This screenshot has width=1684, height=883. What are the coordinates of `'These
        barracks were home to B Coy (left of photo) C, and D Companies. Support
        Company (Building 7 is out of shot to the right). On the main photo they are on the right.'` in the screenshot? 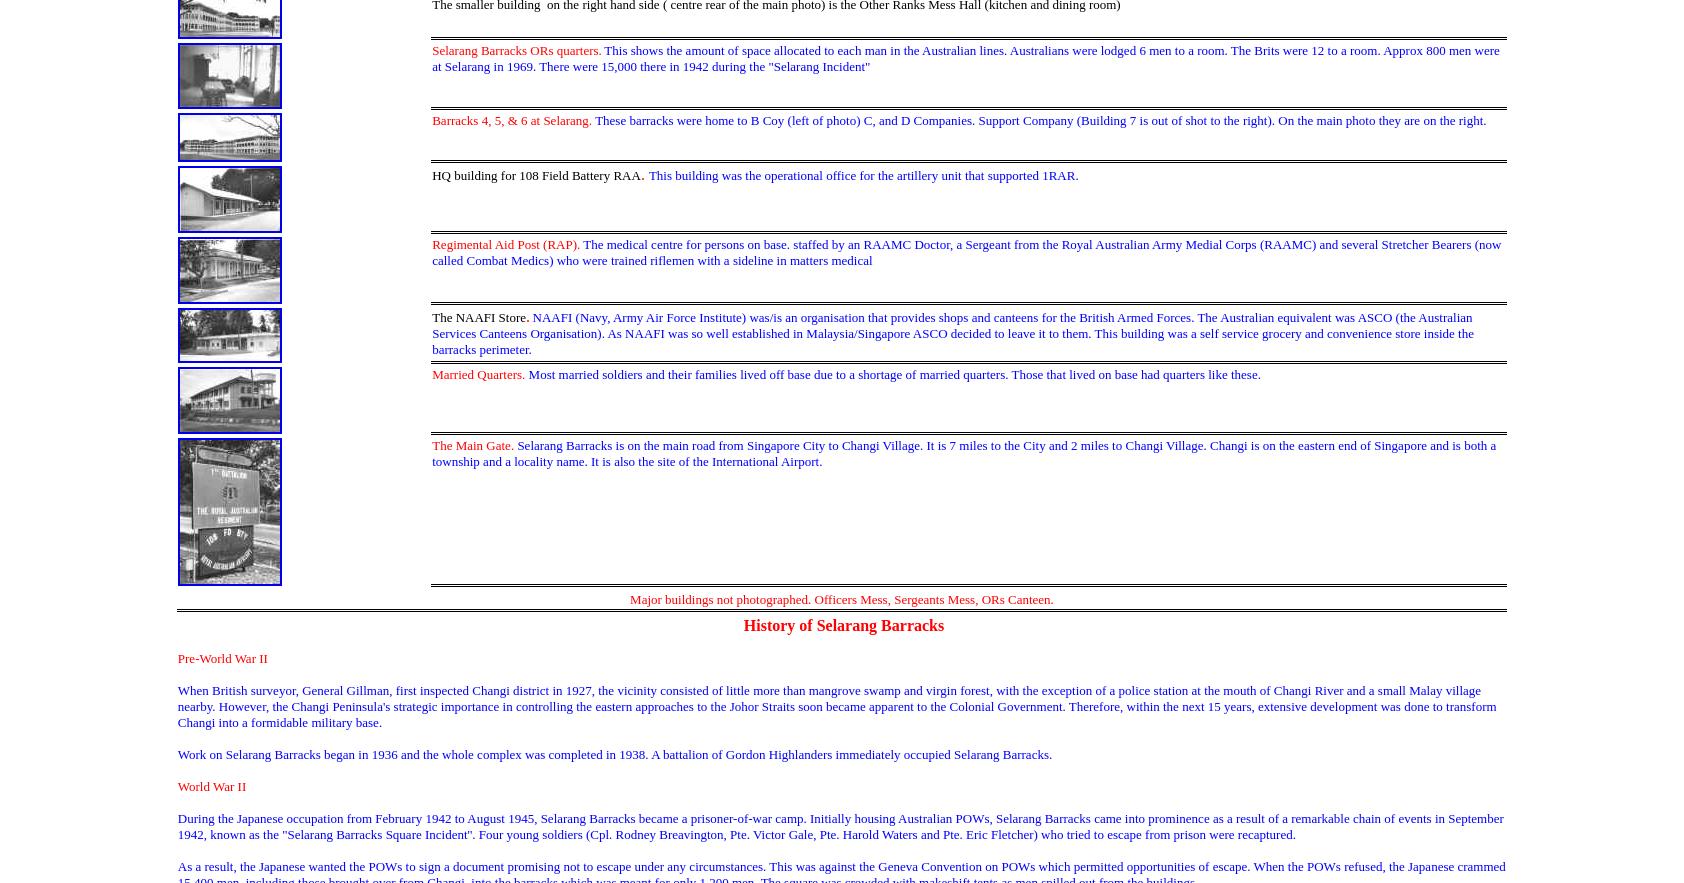 It's located at (1039, 119).